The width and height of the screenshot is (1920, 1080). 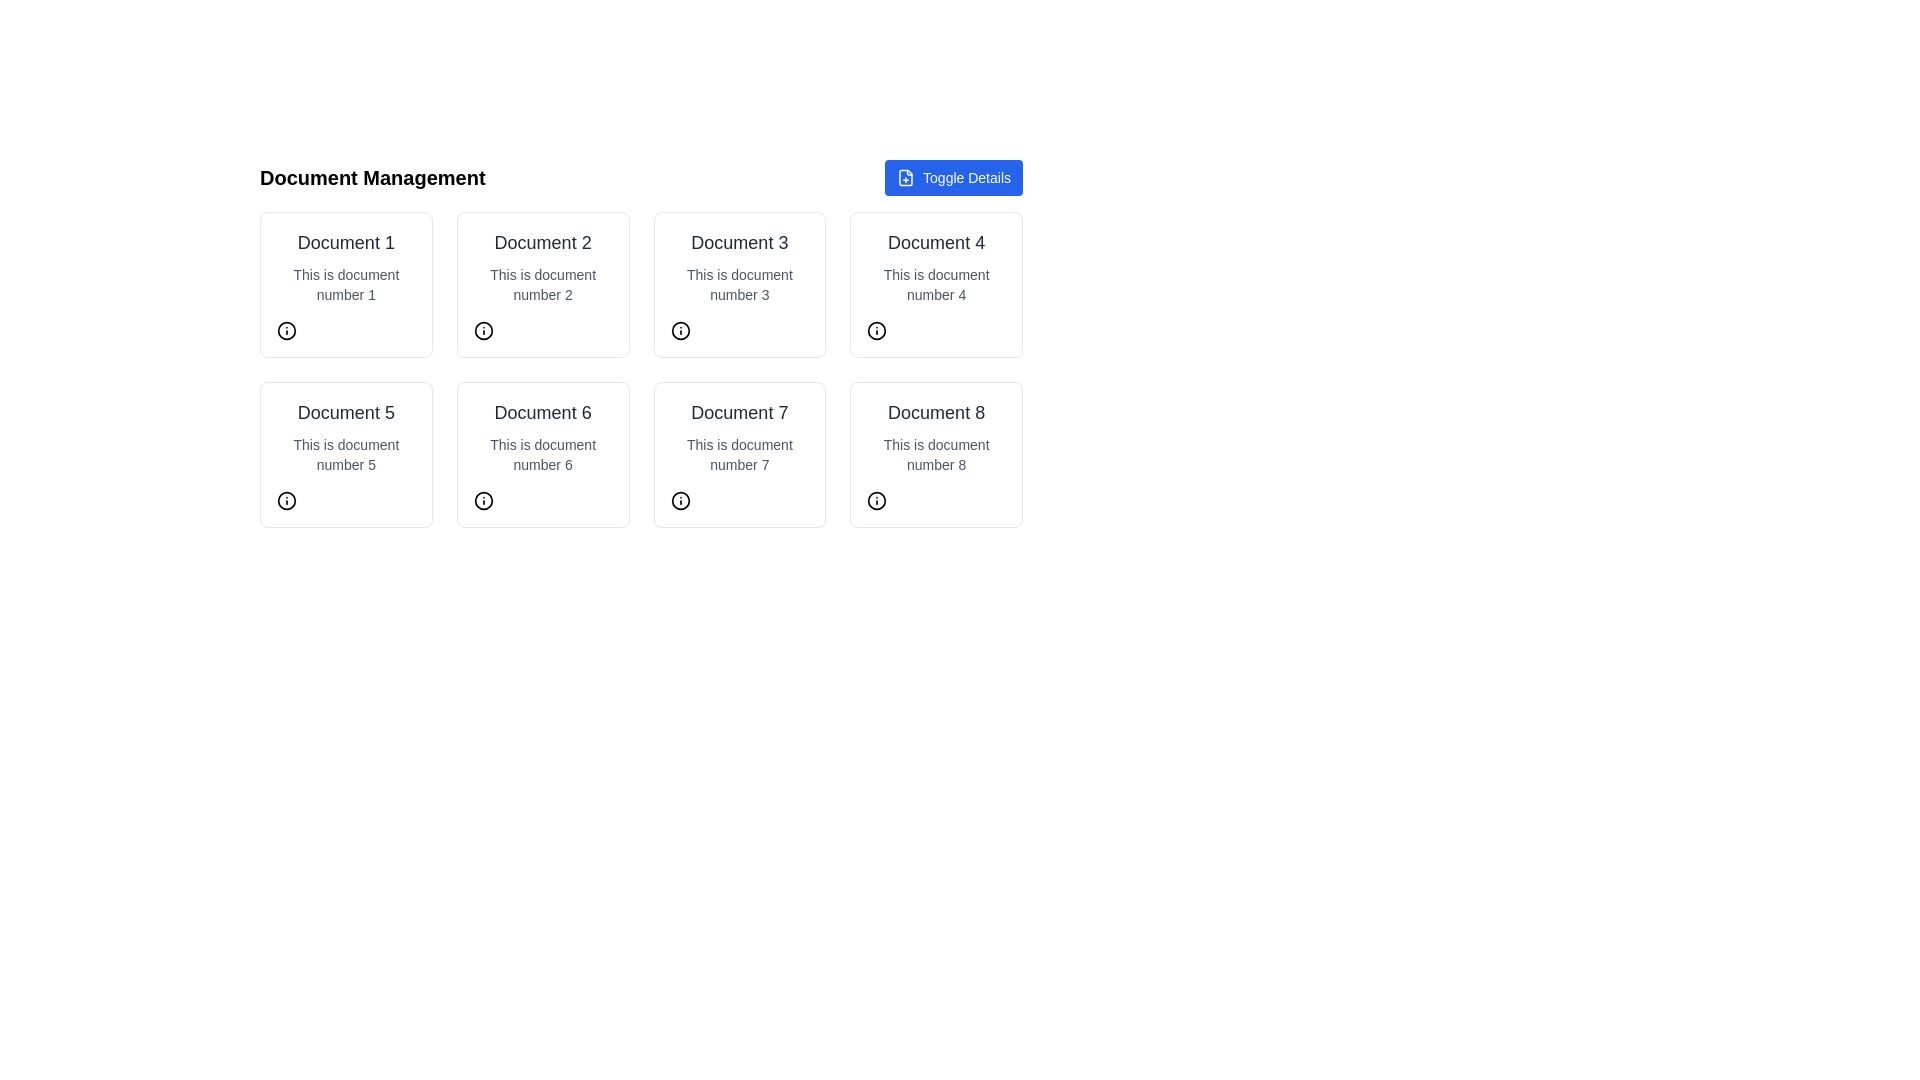 What do you see at coordinates (935, 455) in the screenshot?
I see `the Text Label providing additional information about the document in the card titled 'Document 8', located in the lower region beneath the card title` at bounding box center [935, 455].